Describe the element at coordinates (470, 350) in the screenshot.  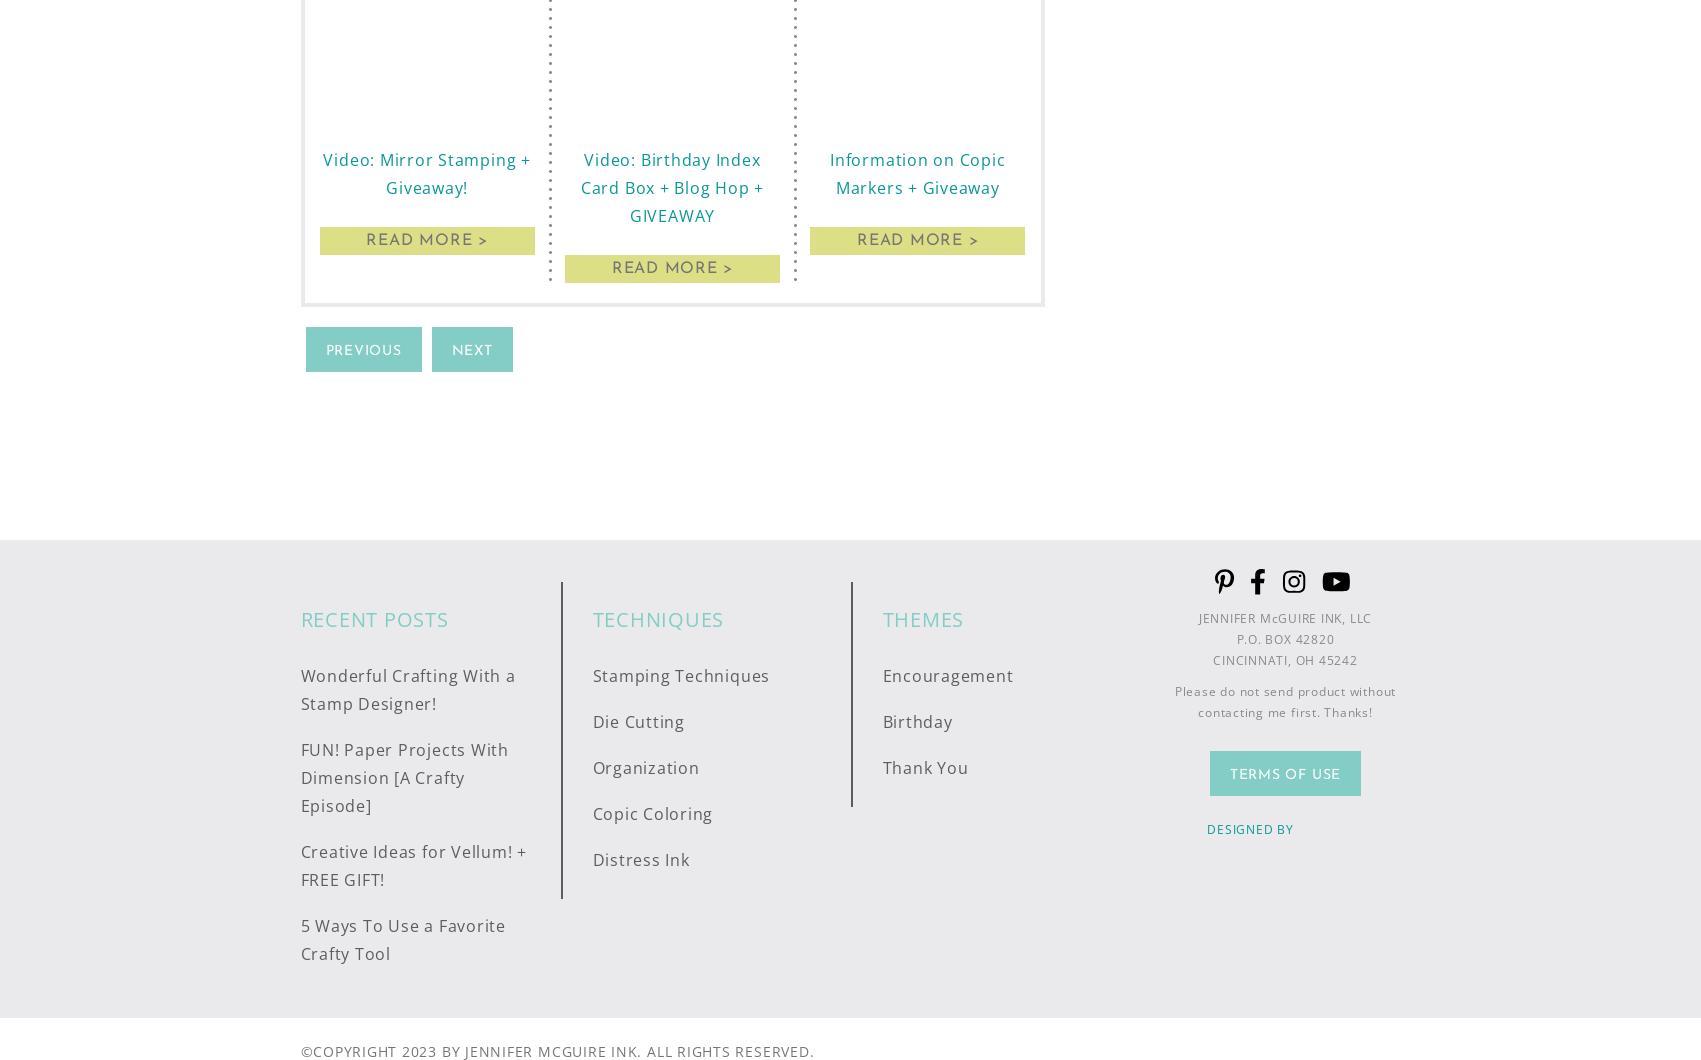
I see `'Next'` at that location.